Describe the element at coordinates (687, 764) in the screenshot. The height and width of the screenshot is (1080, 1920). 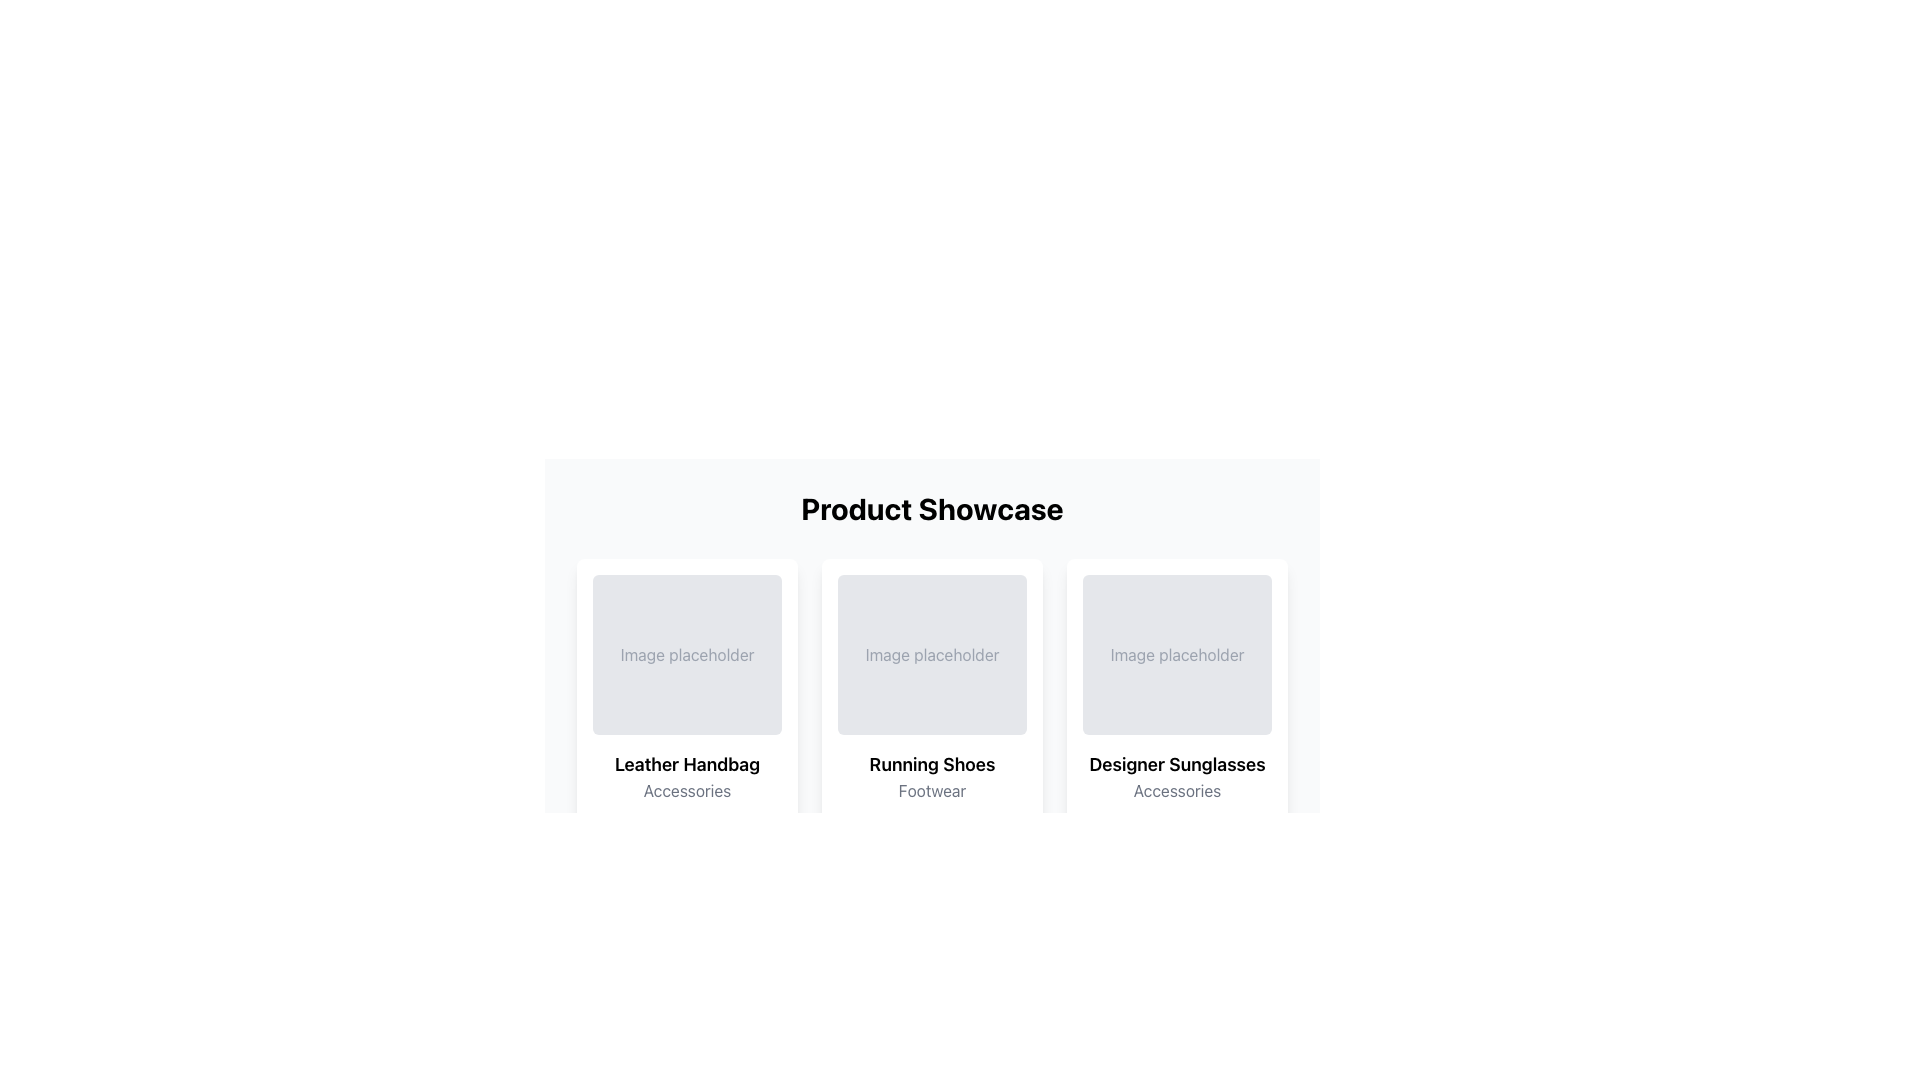
I see `the text label that reads 'Leather Handbag', which is styled in bold and large font, centrally positioned within the product card` at that location.